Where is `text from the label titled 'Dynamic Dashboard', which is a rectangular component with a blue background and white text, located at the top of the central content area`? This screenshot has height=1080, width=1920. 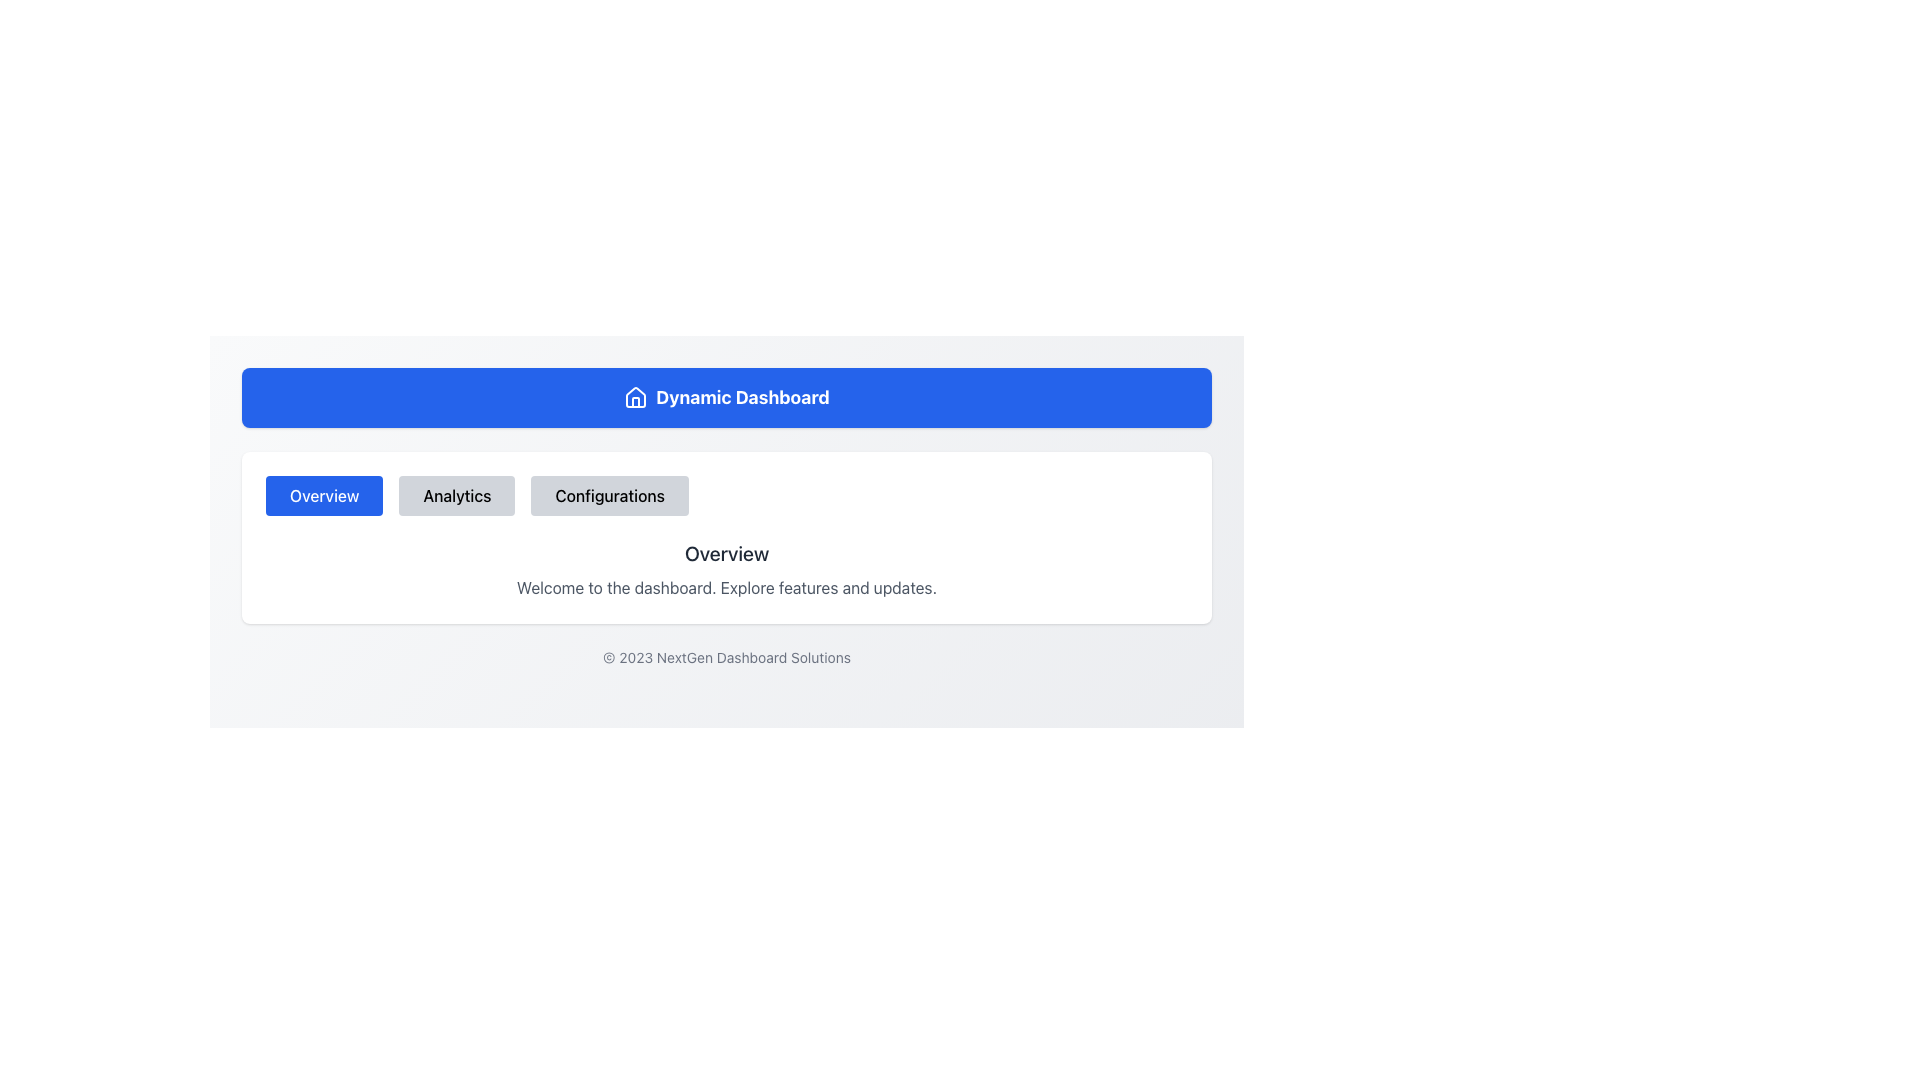
text from the label titled 'Dynamic Dashboard', which is a rectangular component with a blue background and white text, located at the top of the central content area is located at coordinates (725, 397).